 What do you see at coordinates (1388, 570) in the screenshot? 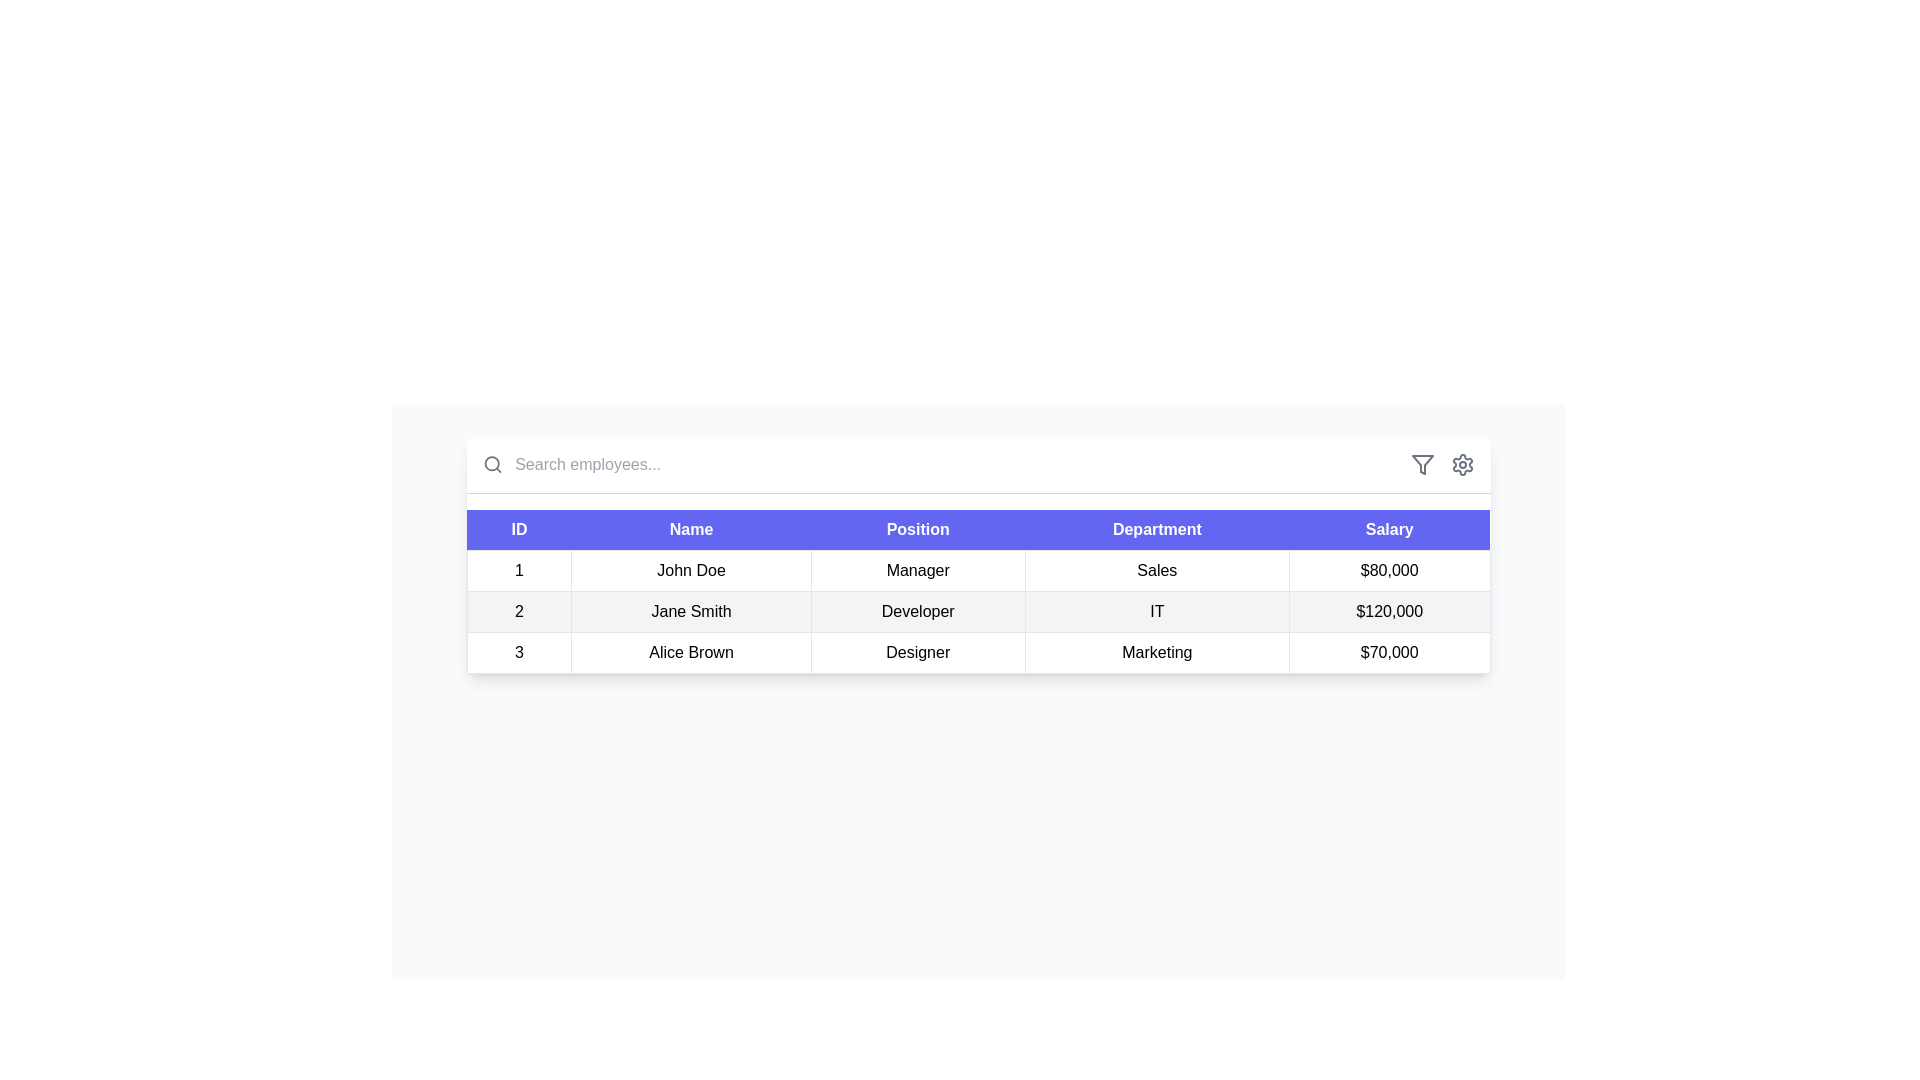
I see `the salary value display in the last column of the first row of the employee records table, which is adjacent to the 'Sales' department` at bounding box center [1388, 570].